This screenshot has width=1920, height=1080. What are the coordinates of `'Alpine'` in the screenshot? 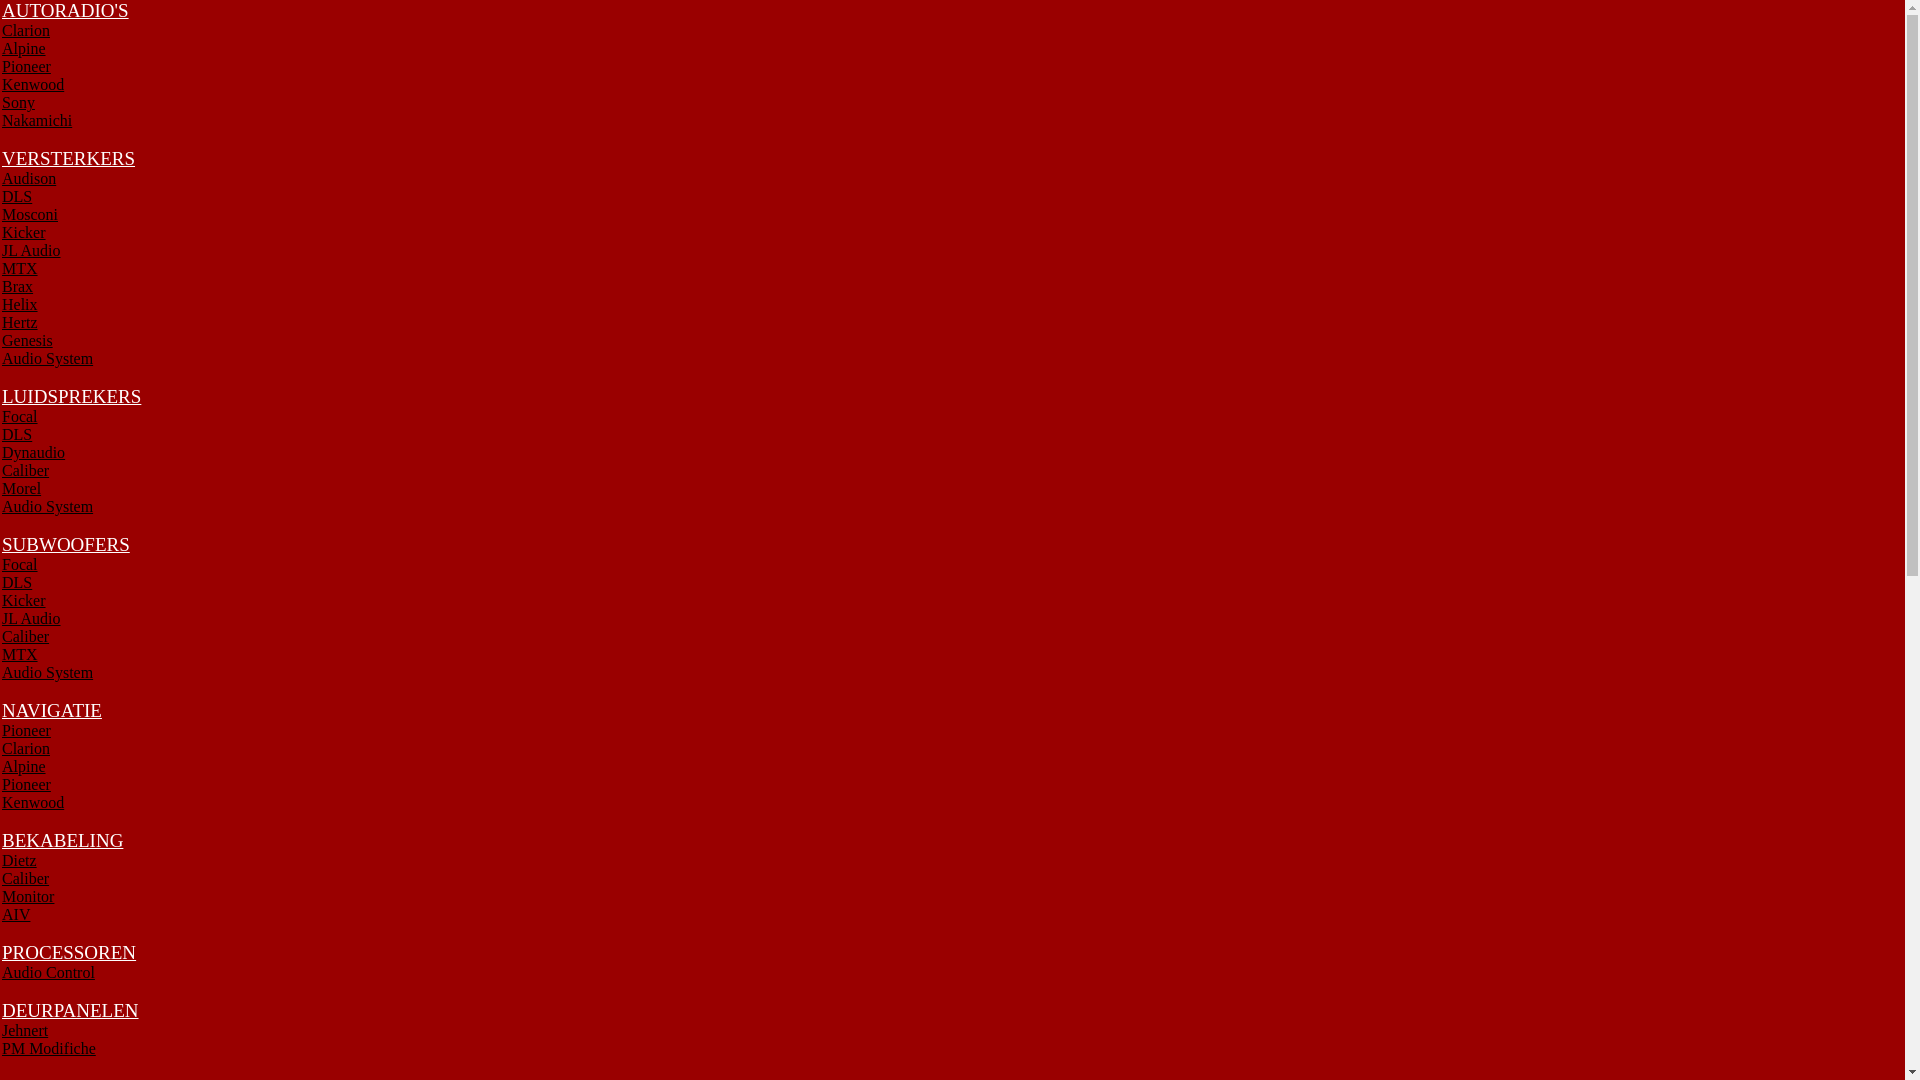 It's located at (1, 765).